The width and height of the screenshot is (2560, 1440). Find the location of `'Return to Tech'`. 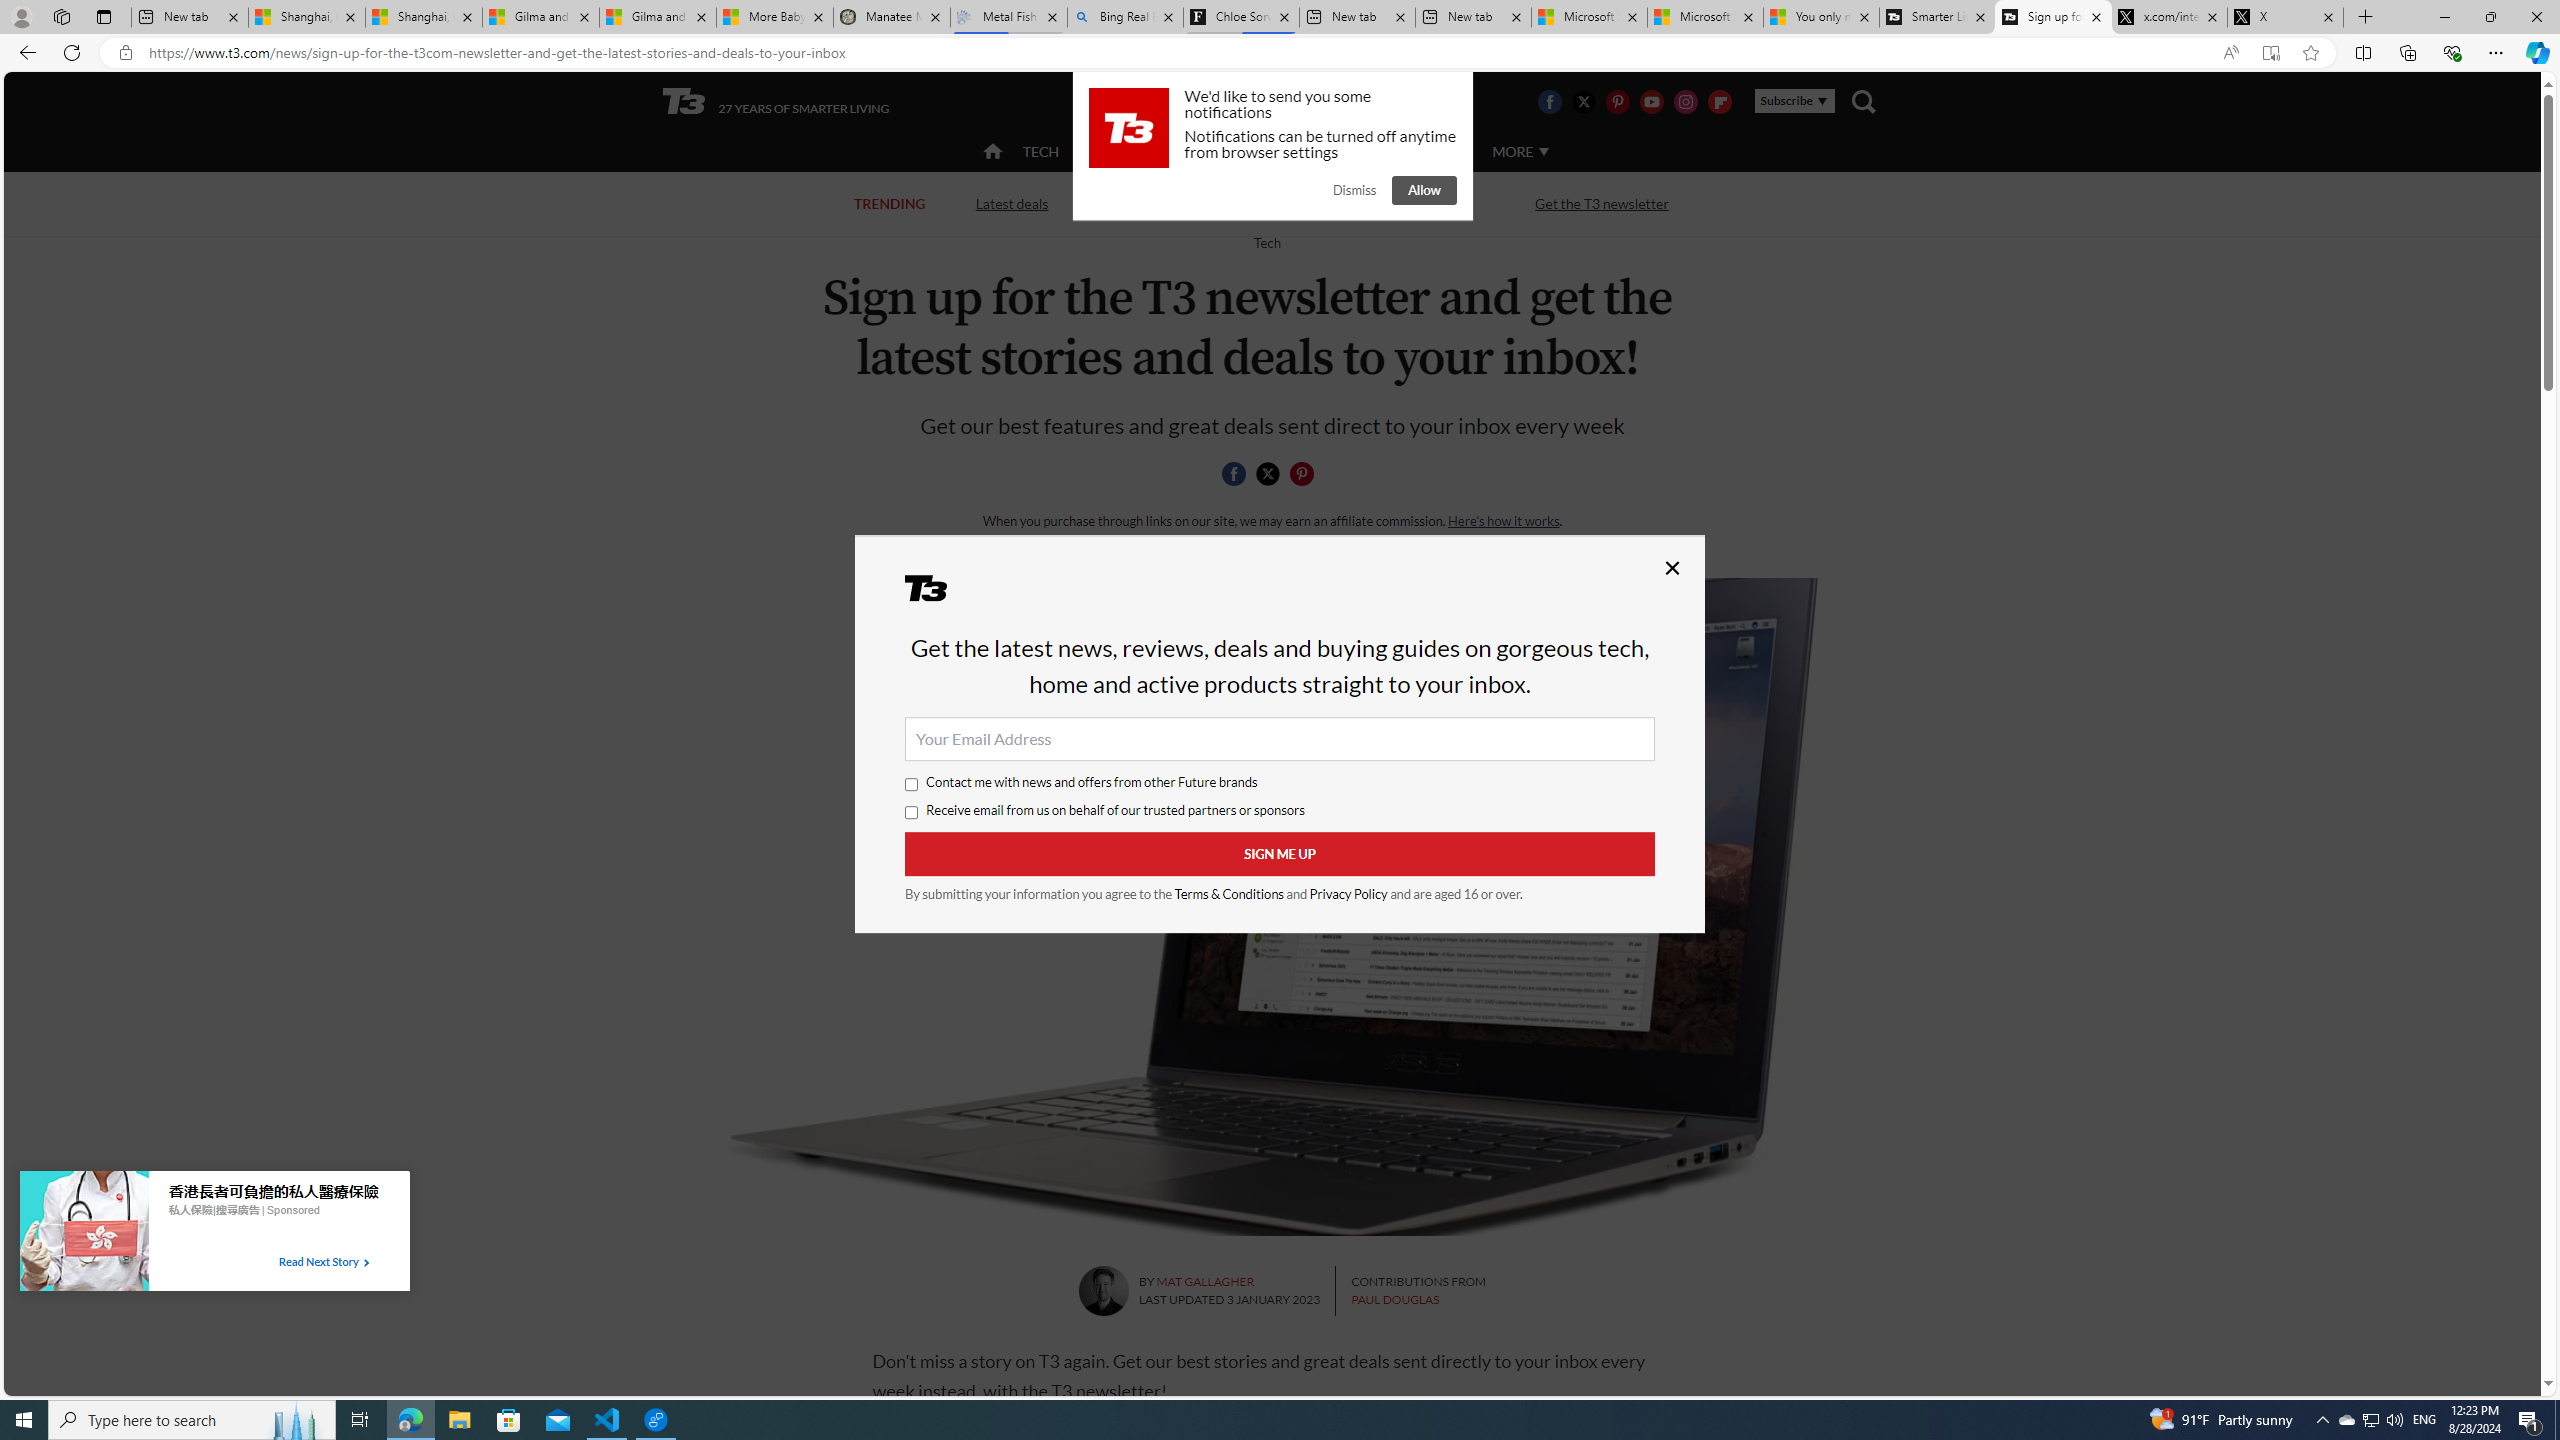

'Return to Tech' is located at coordinates (1267, 241).